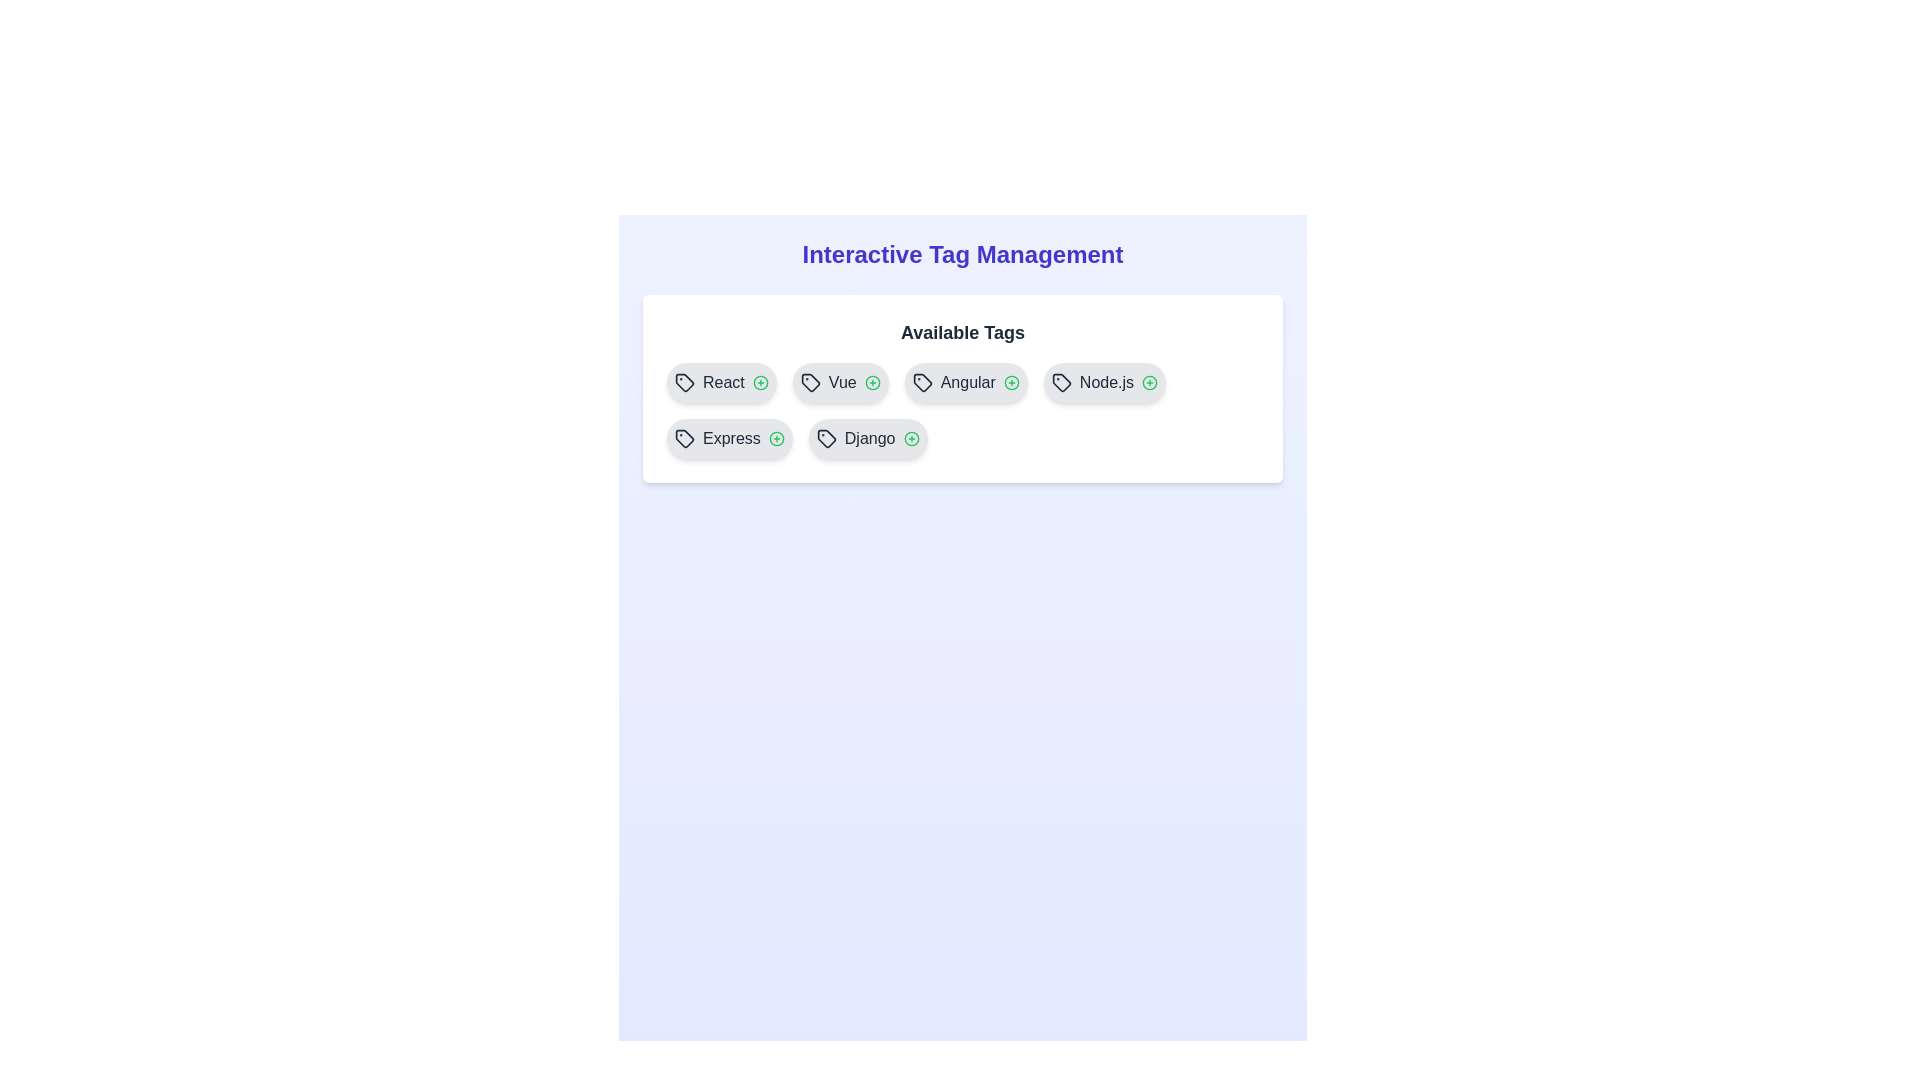 Image resolution: width=1920 pixels, height=1080 pixels. I want to click on the circular button that is positioned to the right of the 'Node.js' tag text, so click(1150, 382).